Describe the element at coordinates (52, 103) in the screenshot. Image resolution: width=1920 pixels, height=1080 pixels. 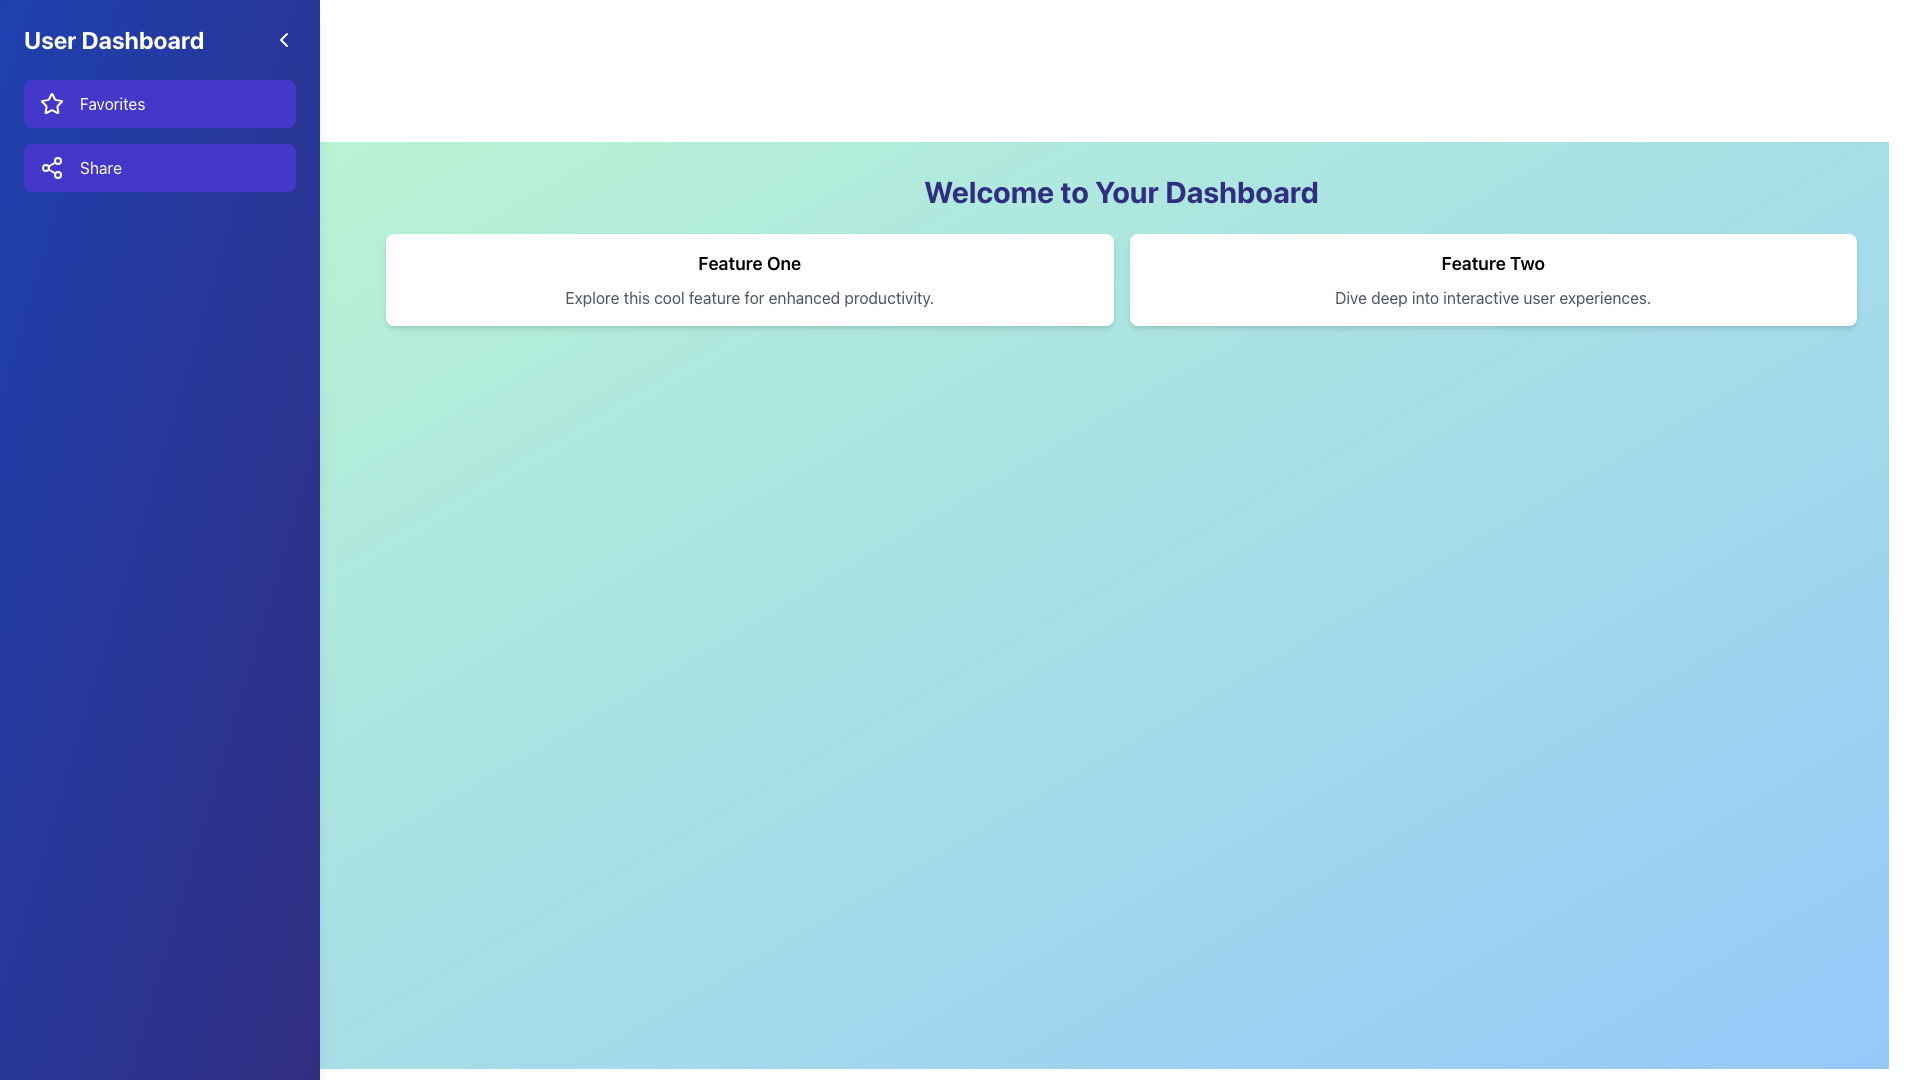
I see `the star icon in the sidebar` at that location.